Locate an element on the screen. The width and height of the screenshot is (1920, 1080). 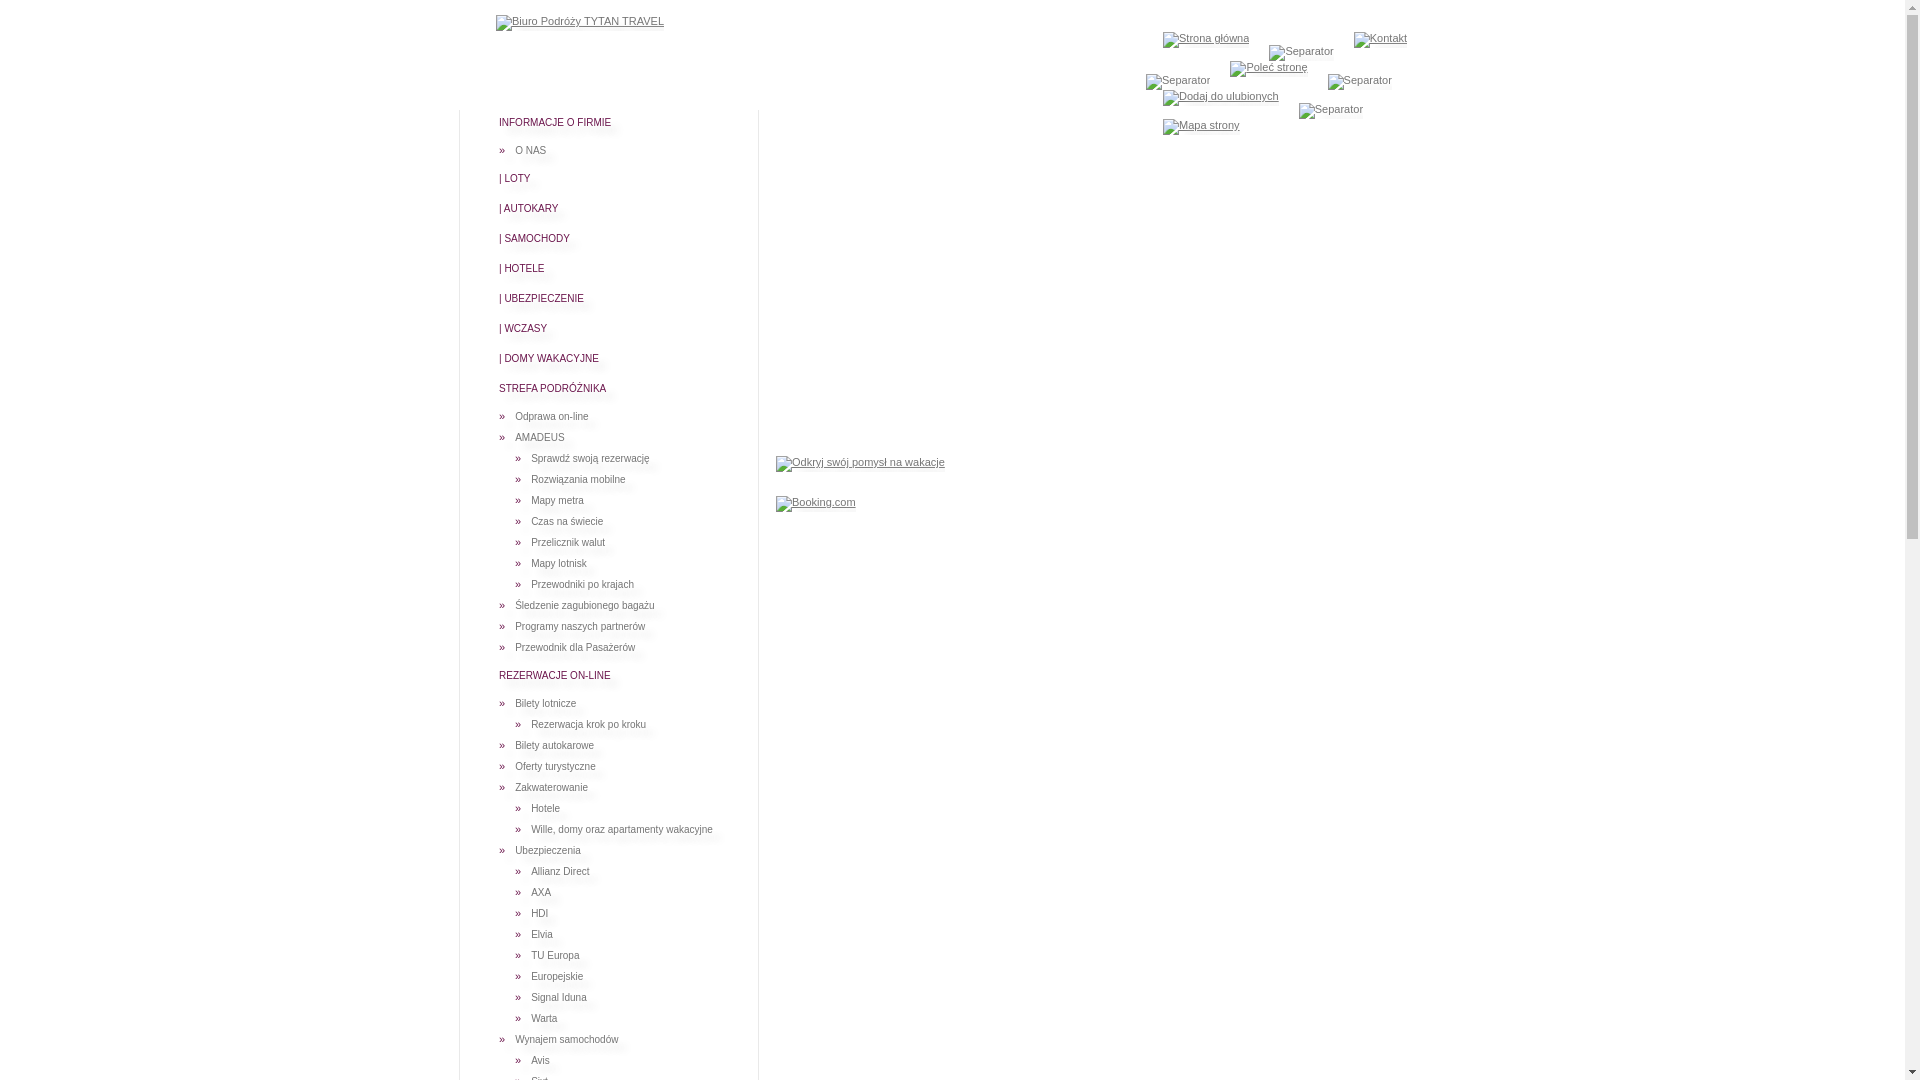
'Mapa strony' is located at coordinates (1162, 127).